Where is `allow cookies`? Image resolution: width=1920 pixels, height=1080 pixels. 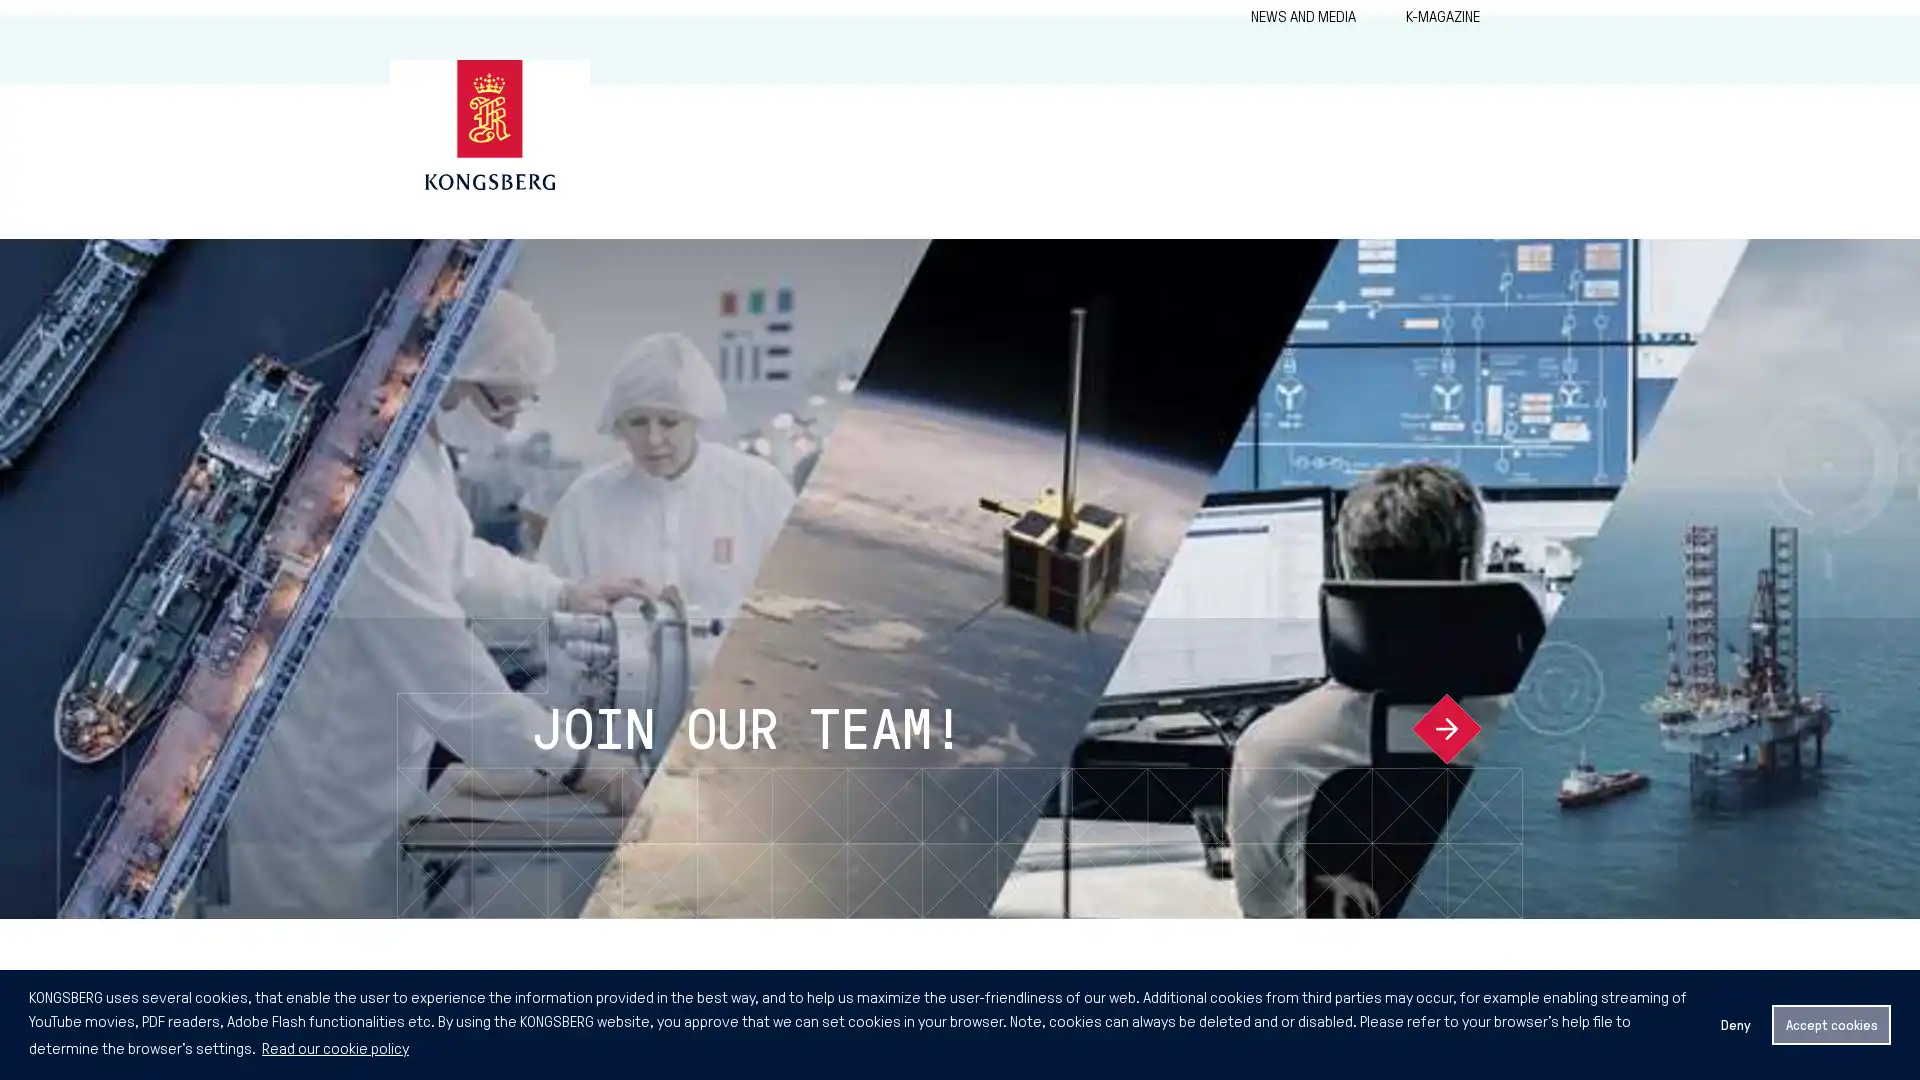
allow cookies is located at coordinates (1831, 1024).